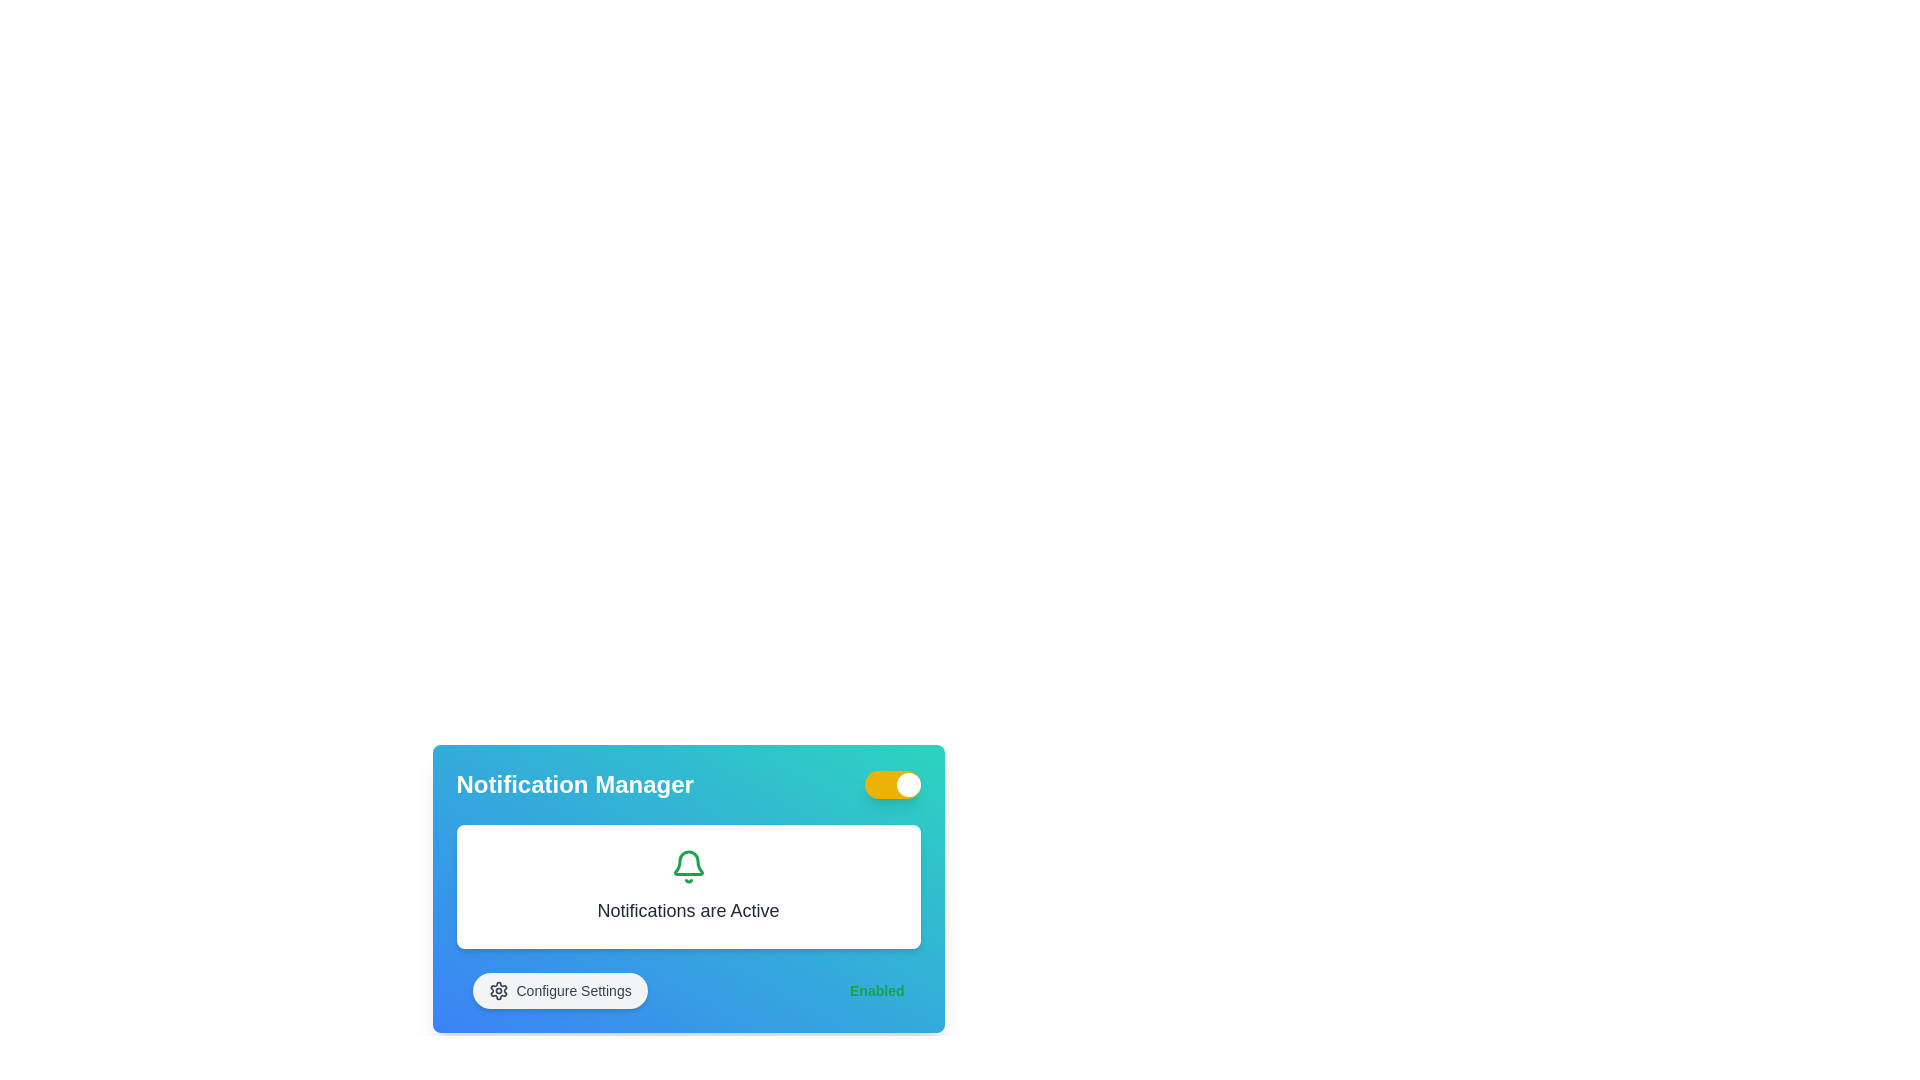 Image resolution: width=1920 pixels, height=1080 pixels. What do you see at coordinates (688, 866) in the screenshot?
I see `the green bell icon representing active notifications, which is positioned slightly above the text 'Notifications are Active'` at bounding box center [688, 866].